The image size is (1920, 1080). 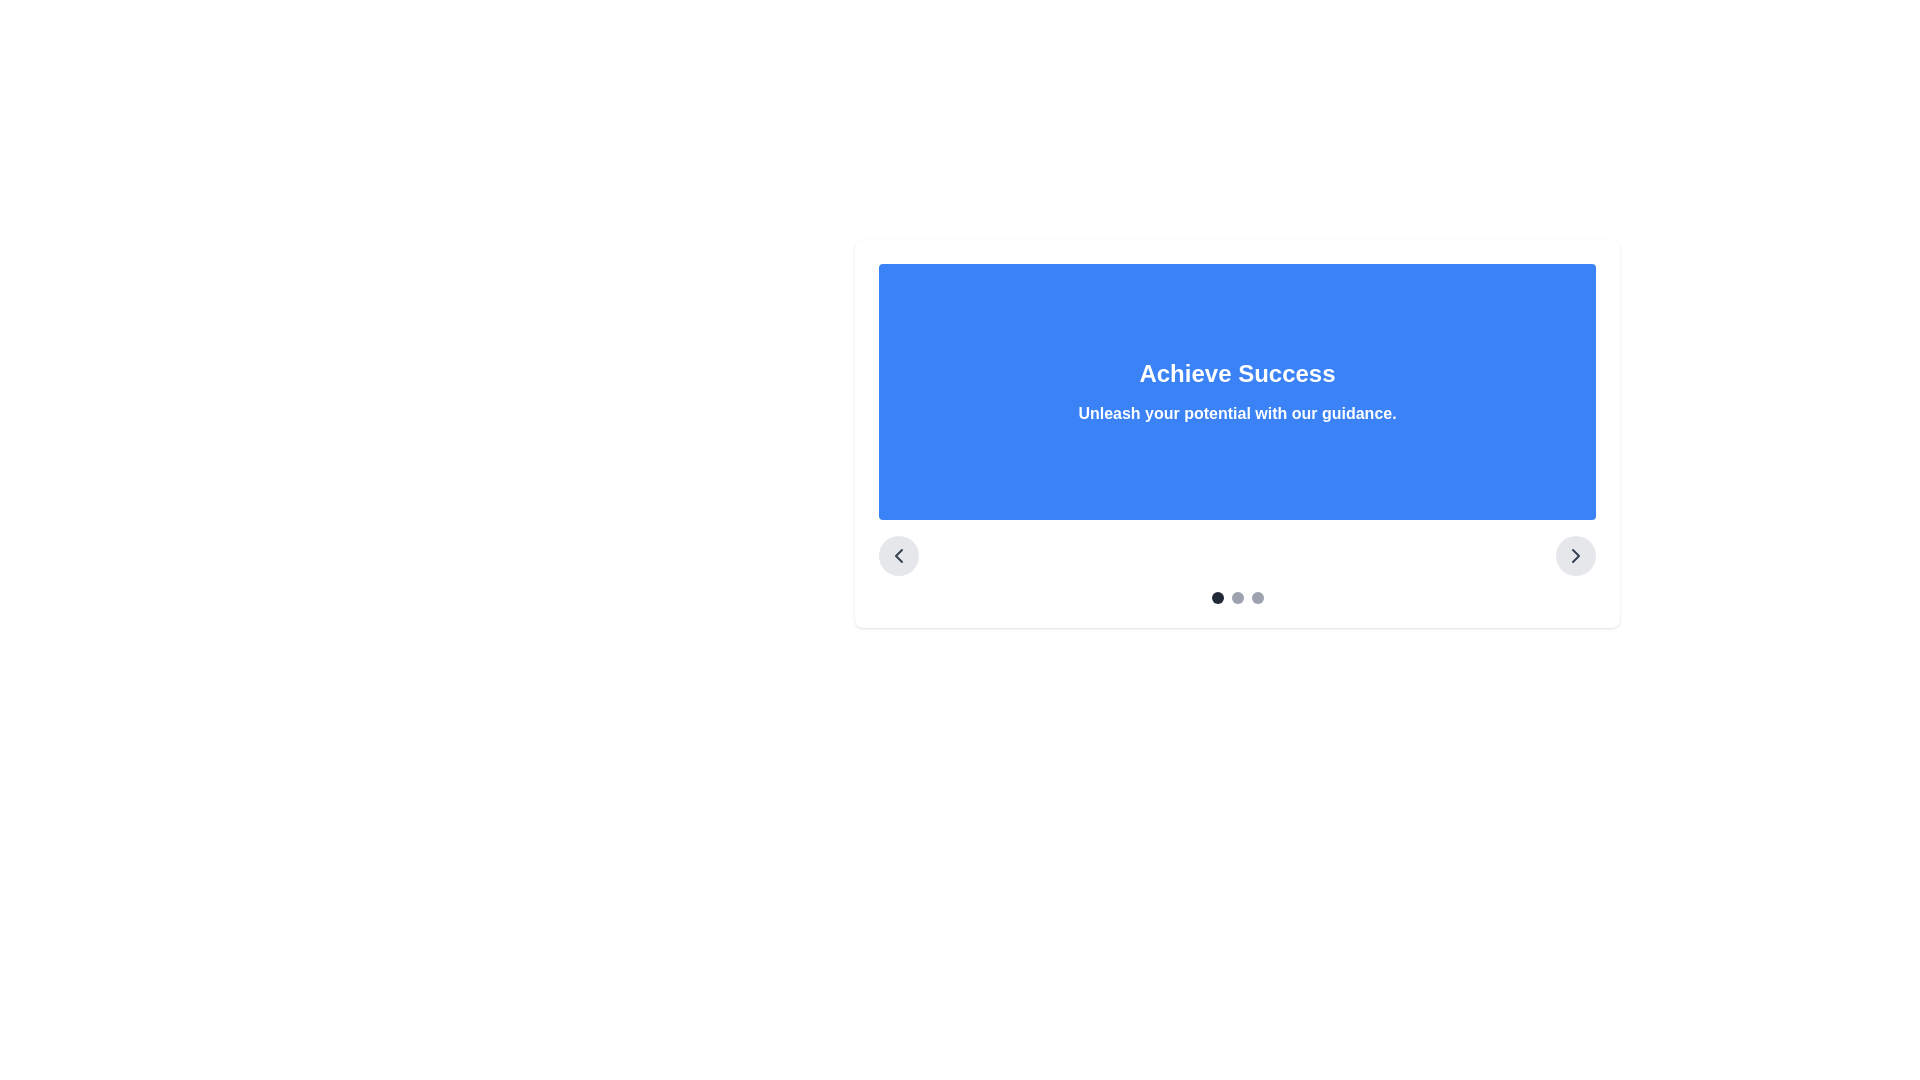 What do you see at coordinates (1236, 412) in the screenshot?
I see `the informational or motivational Text Label located directly beneath the 'Achieve Success' heading within a centered rectangular blue area` at bounding box center [1236, 412].